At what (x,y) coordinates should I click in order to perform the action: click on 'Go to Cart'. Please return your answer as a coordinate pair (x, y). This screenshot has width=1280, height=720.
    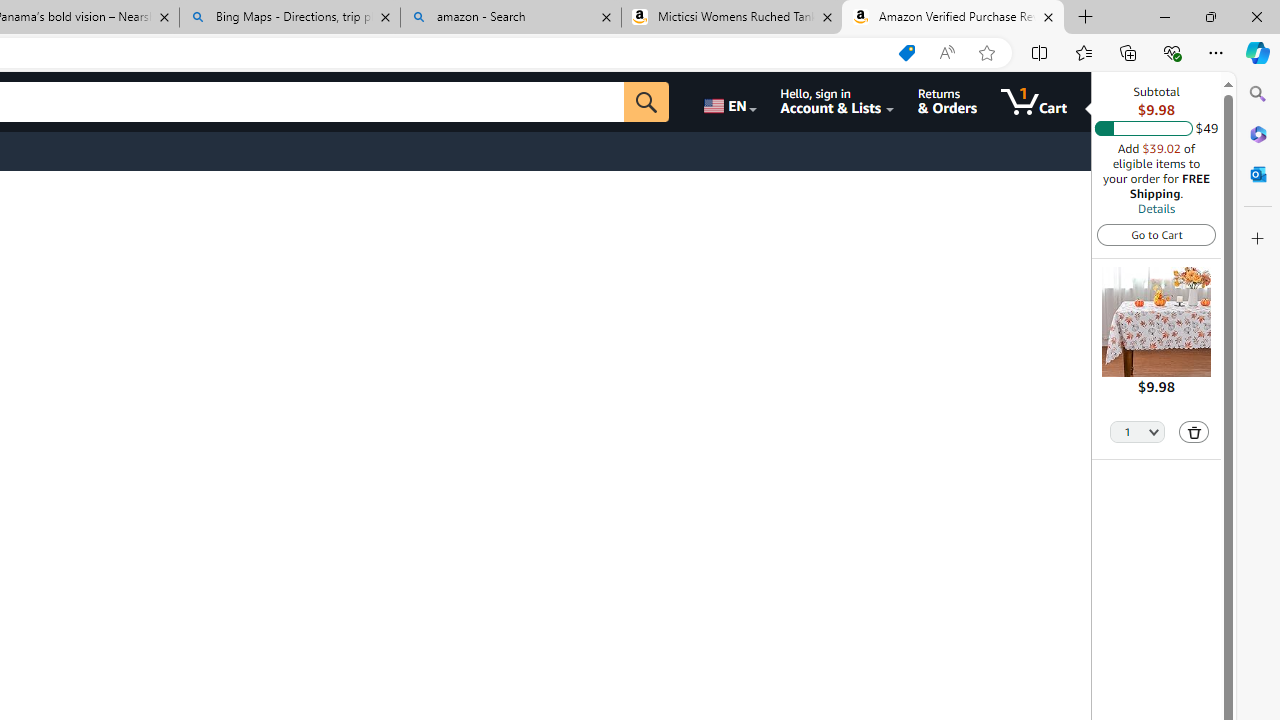
    Looking at the image, I should click on (1156, 233).